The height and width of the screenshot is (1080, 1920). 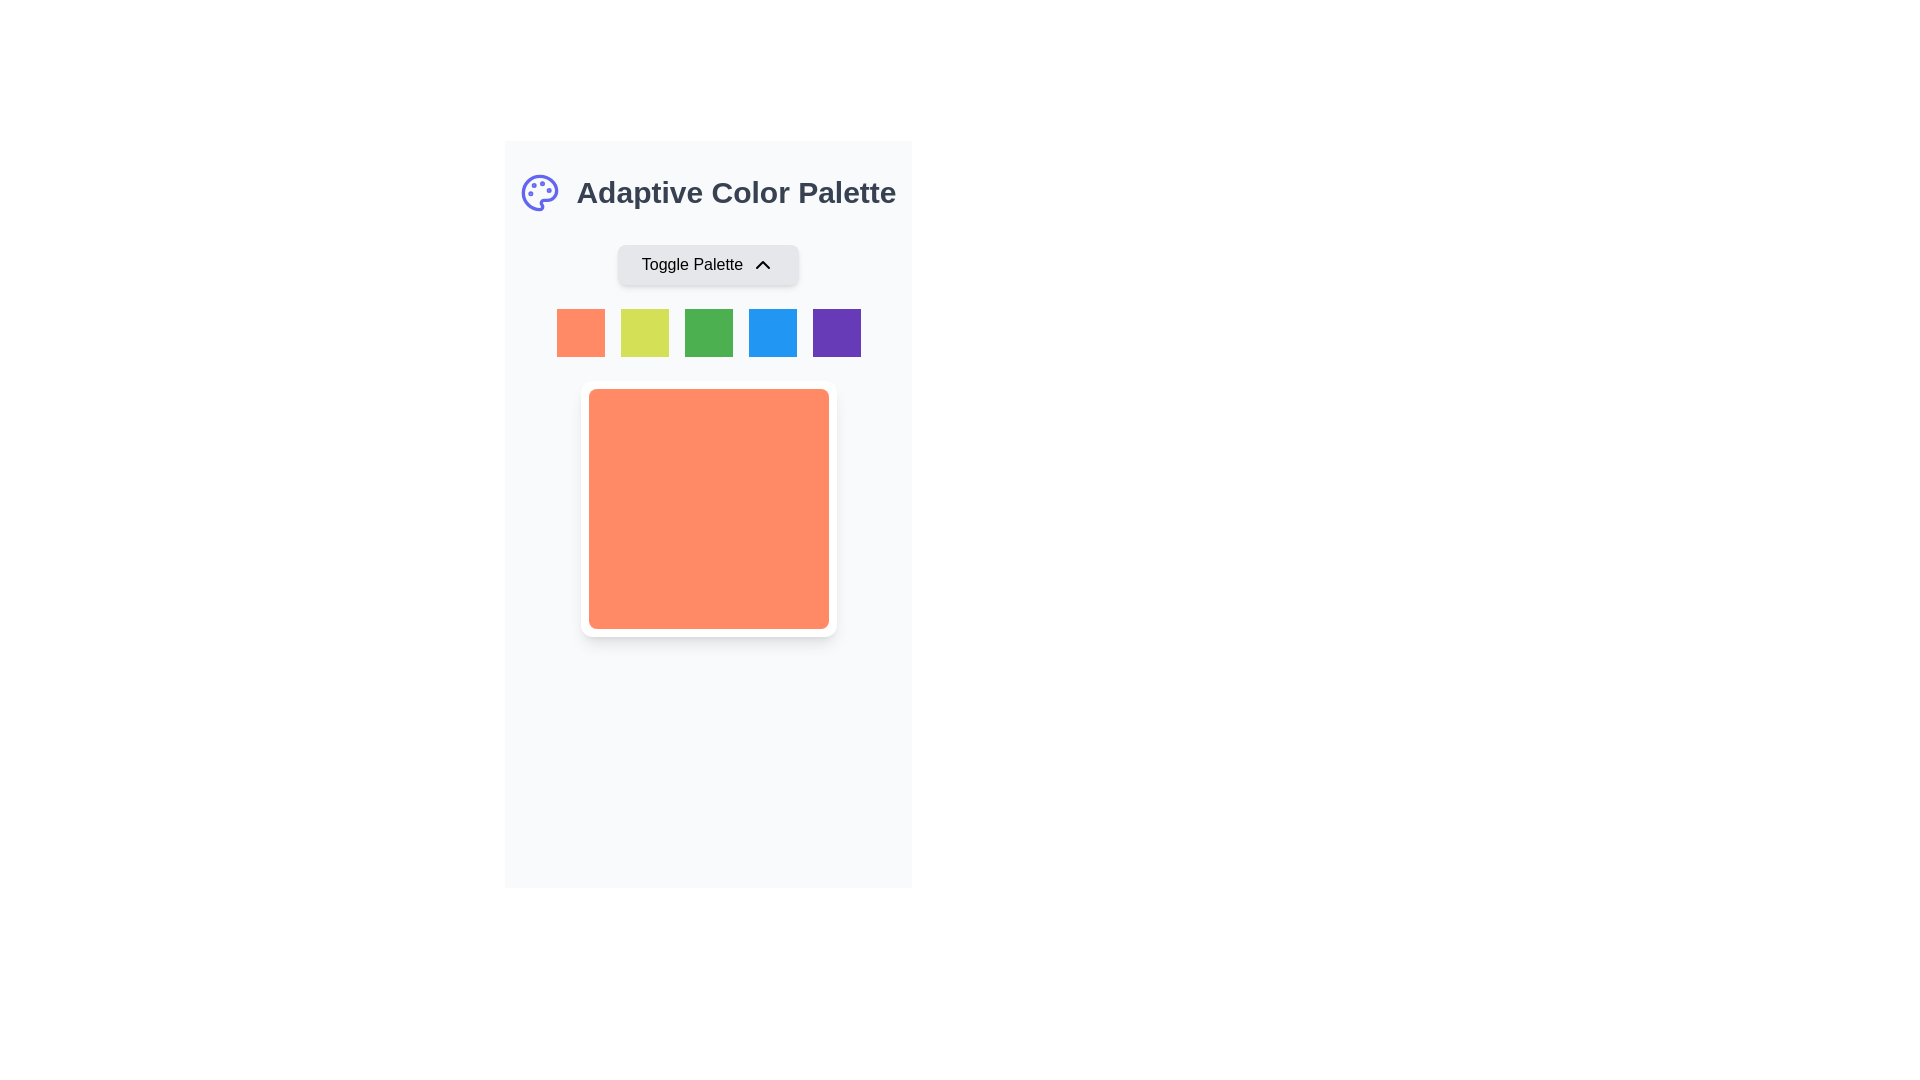 I want to click on the blue color selection button, which is the fourth square in a horizontal line of five, located between a green box and a purple box, so click(x=771, y=331).